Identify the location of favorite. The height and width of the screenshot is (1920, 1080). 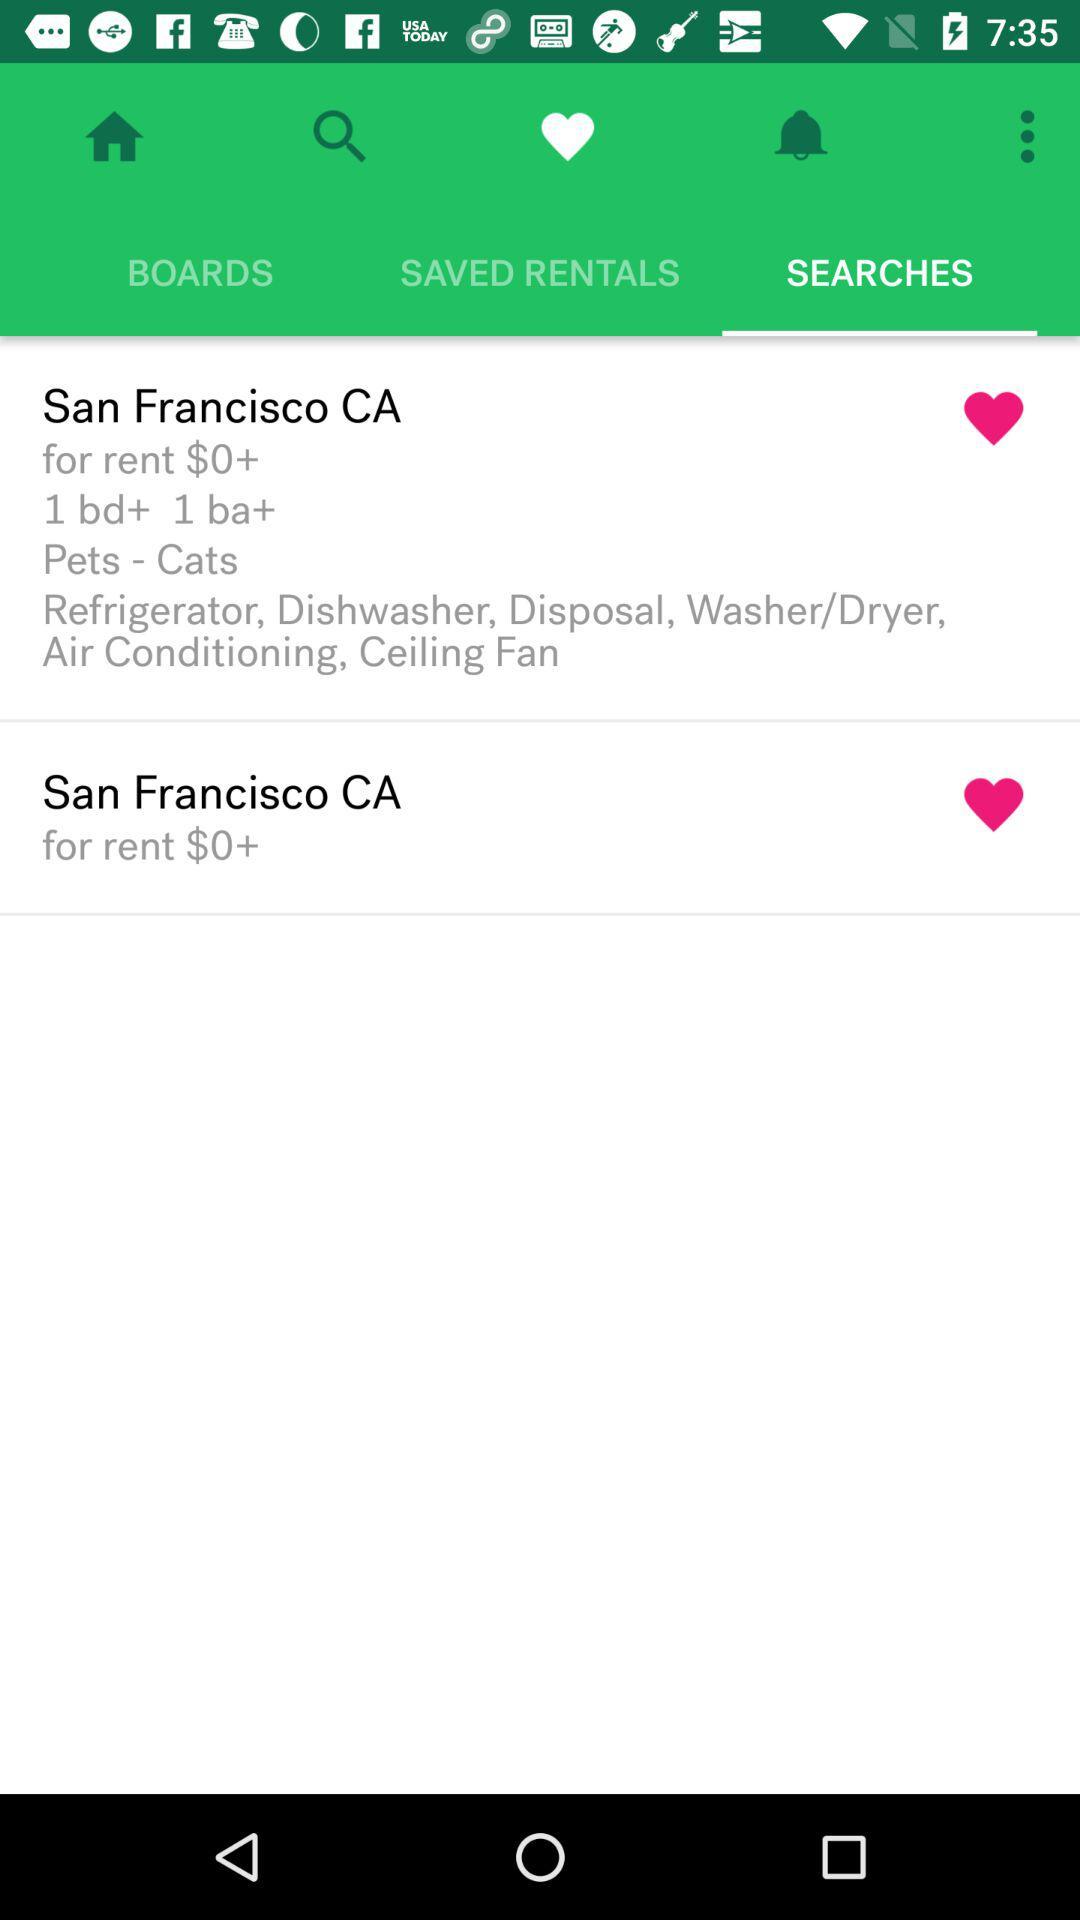
(567, 135).